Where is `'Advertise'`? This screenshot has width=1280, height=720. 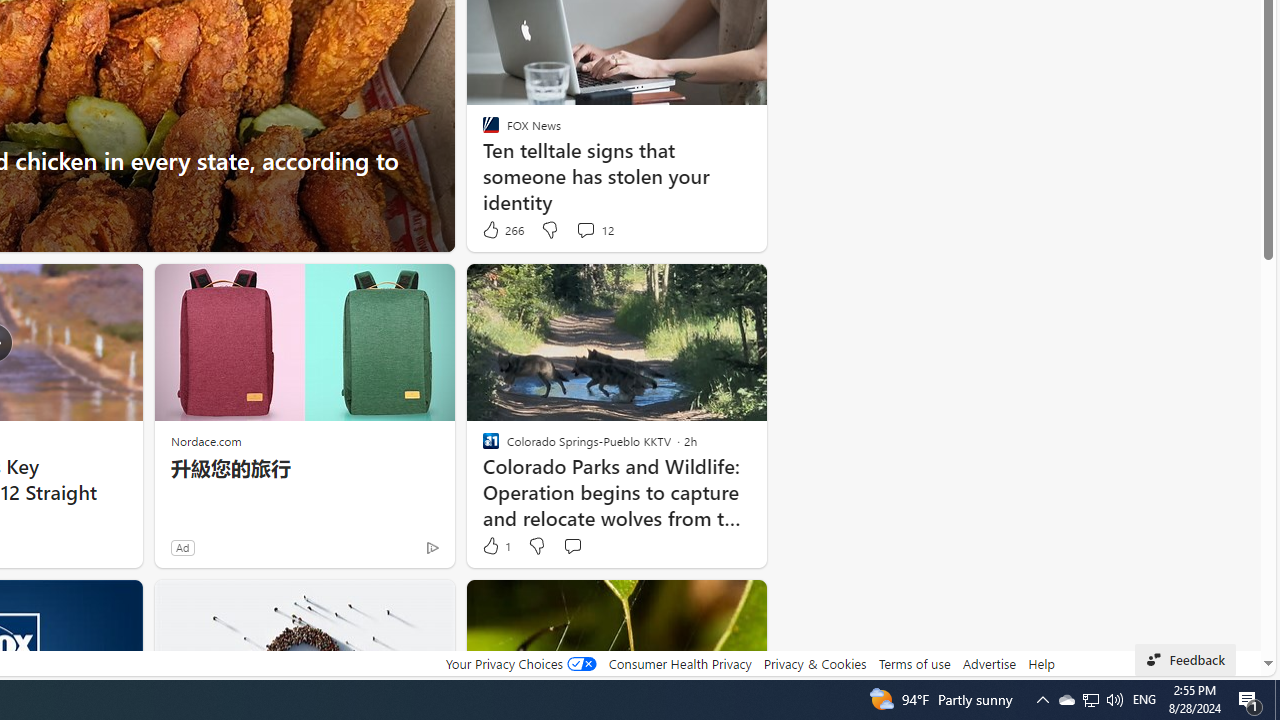
'Advertise' is located at coordinates (990, 663).